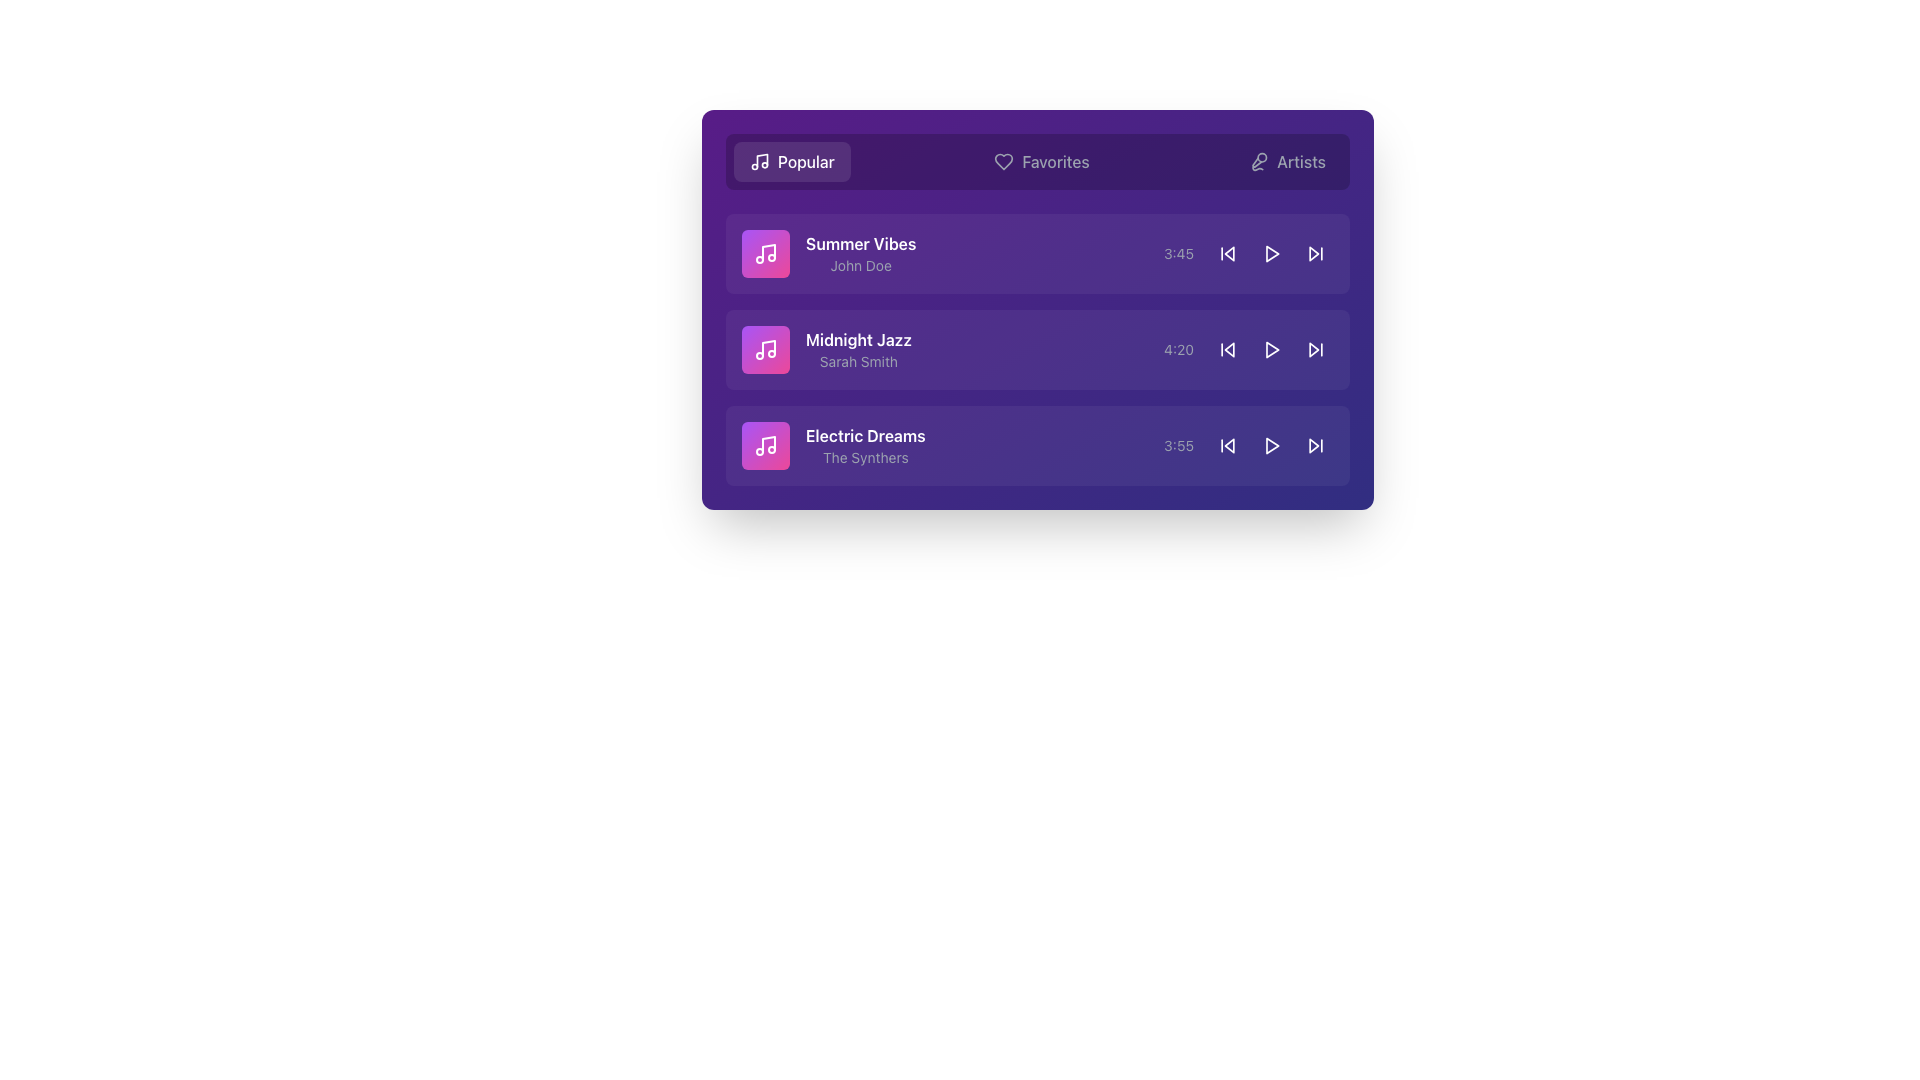 The width and height of the screenshot is (1920, 1080). Describe the element at coordinates (758, 161) in the screenshot. I see `the 'Popular' category icon located at the top-left of the music tracks panel, before the text label 'Popular'` at that location.